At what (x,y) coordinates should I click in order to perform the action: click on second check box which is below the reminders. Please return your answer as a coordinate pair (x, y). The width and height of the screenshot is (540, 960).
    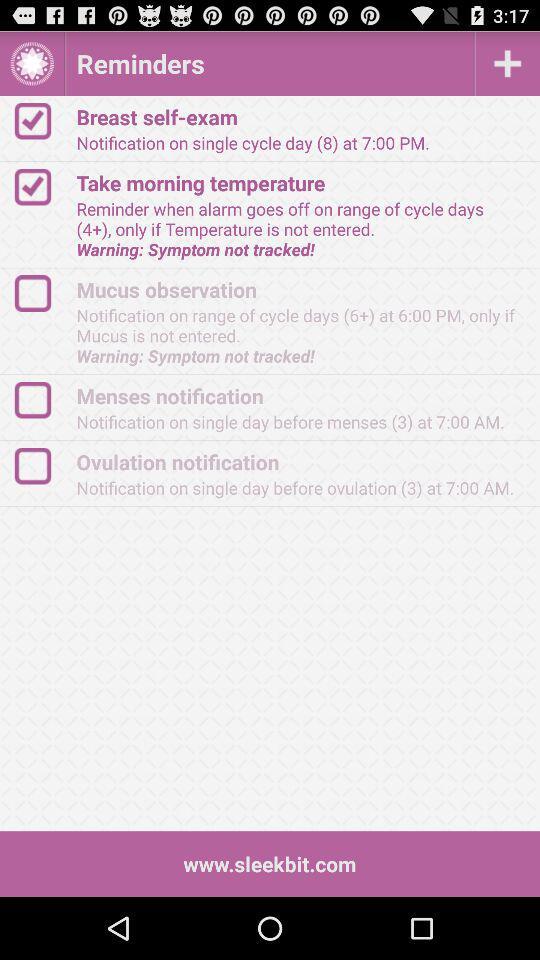
    Looking at the image, I should click on (42, 187).